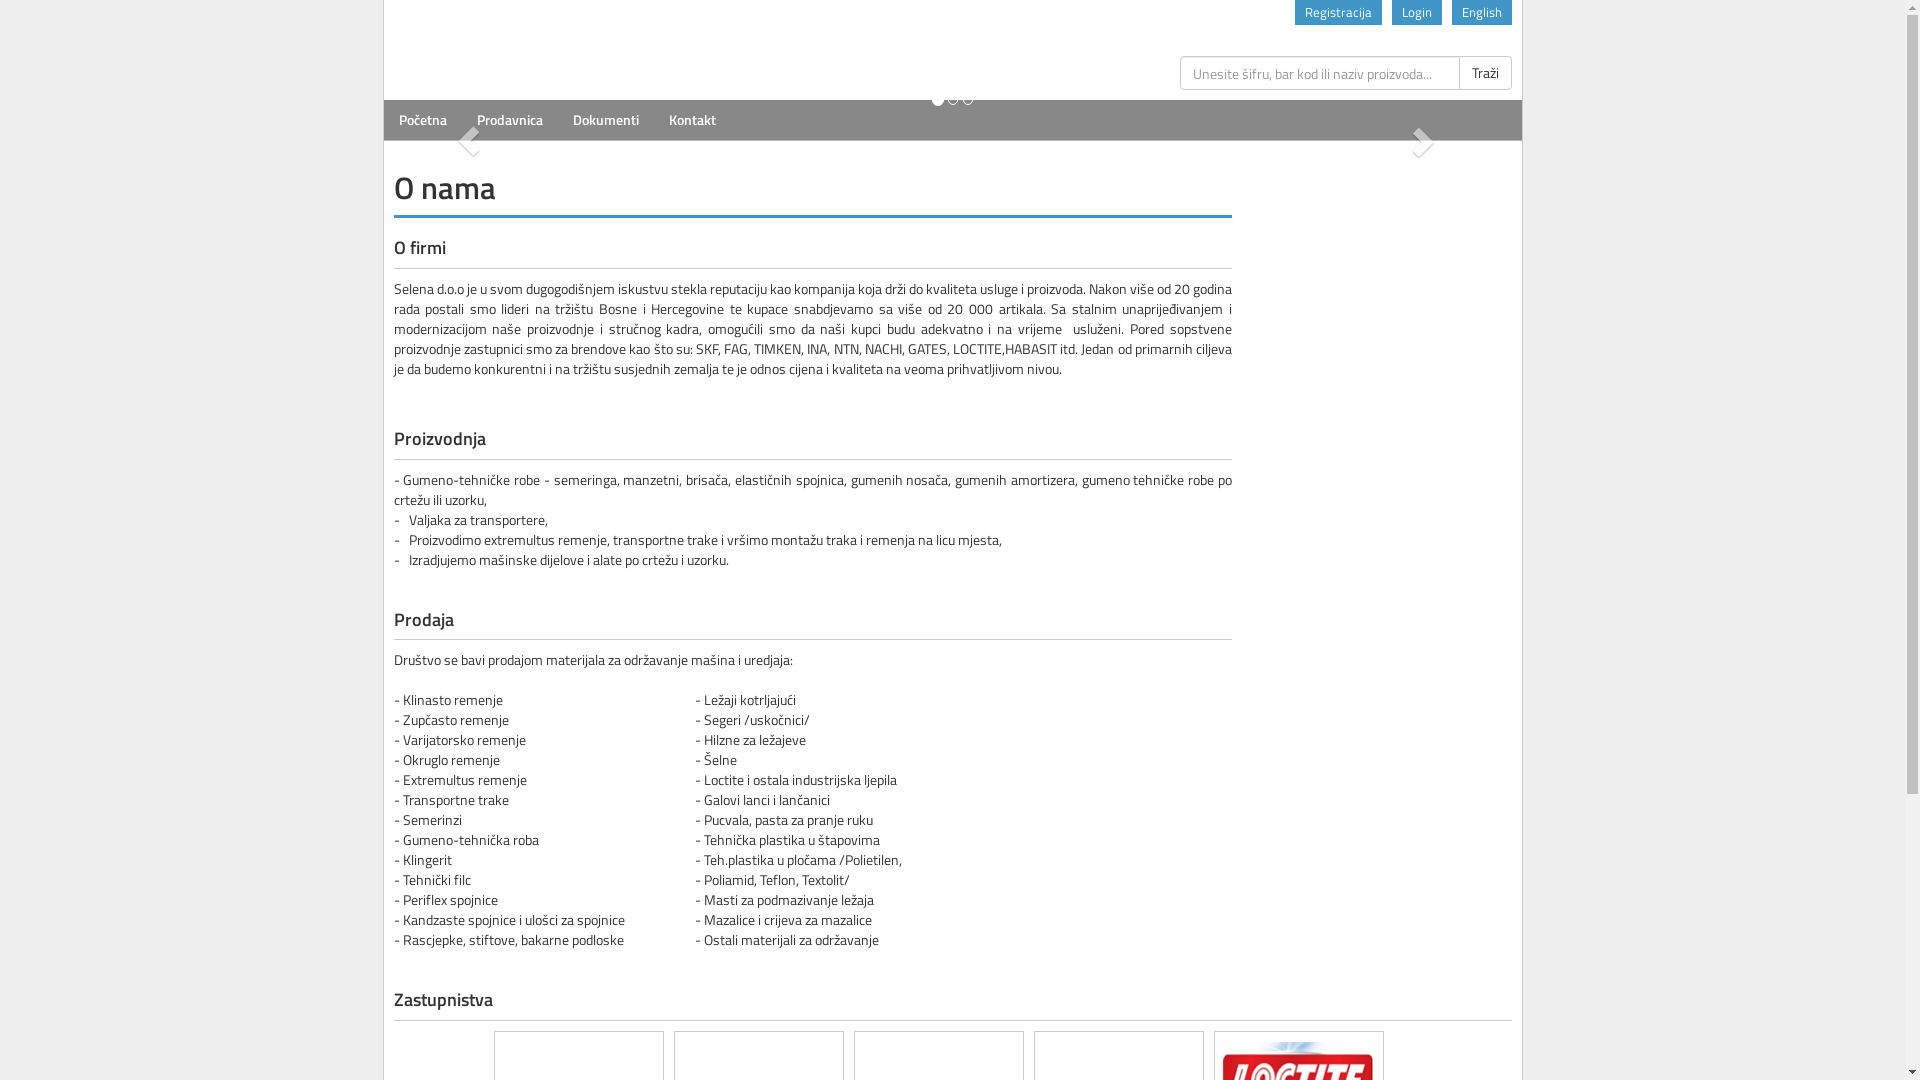 The height and width of the screenshot is (1080, 1920). Describe the element at coordinates (509, 119) in the screenshot. I see `'Prodavnica'` at that location.